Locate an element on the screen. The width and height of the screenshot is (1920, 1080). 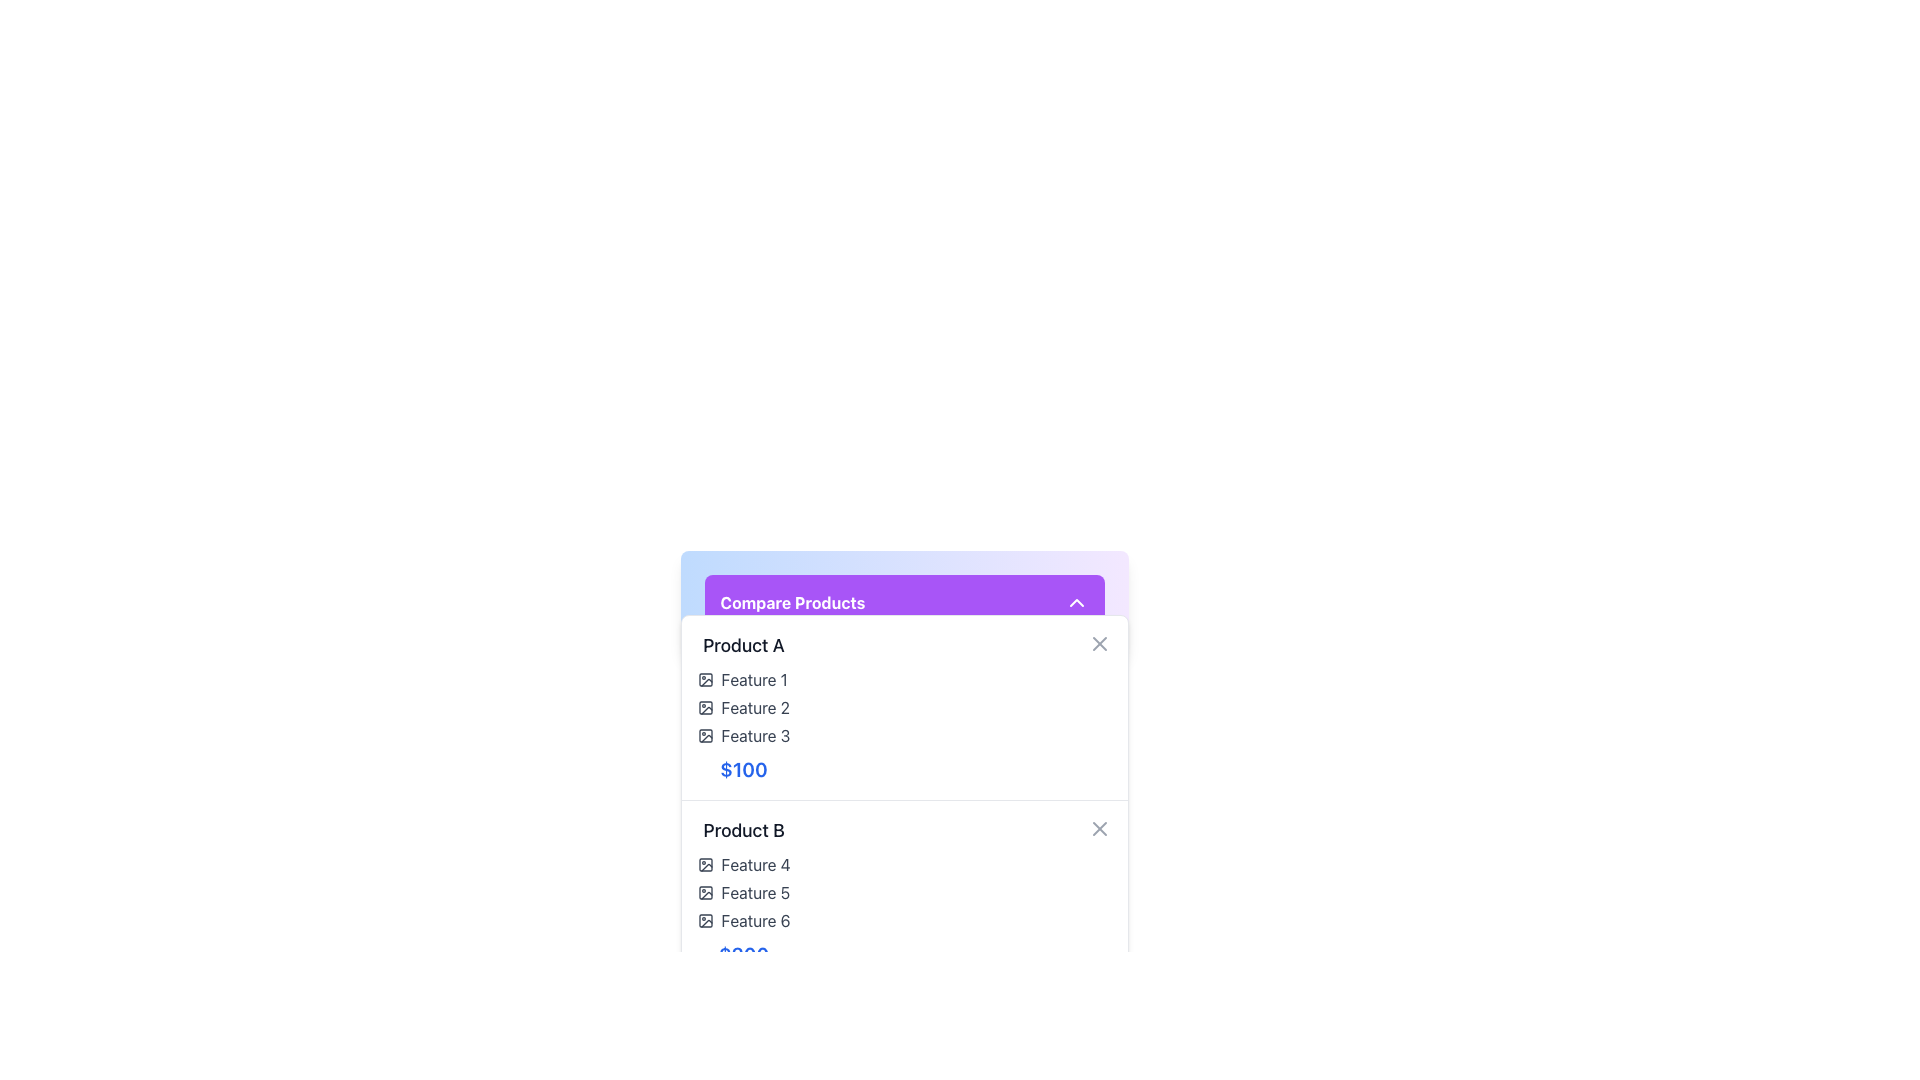
any feature in the informational list associated with 'Product B' to focus on it is located at coordinates (743, 892).